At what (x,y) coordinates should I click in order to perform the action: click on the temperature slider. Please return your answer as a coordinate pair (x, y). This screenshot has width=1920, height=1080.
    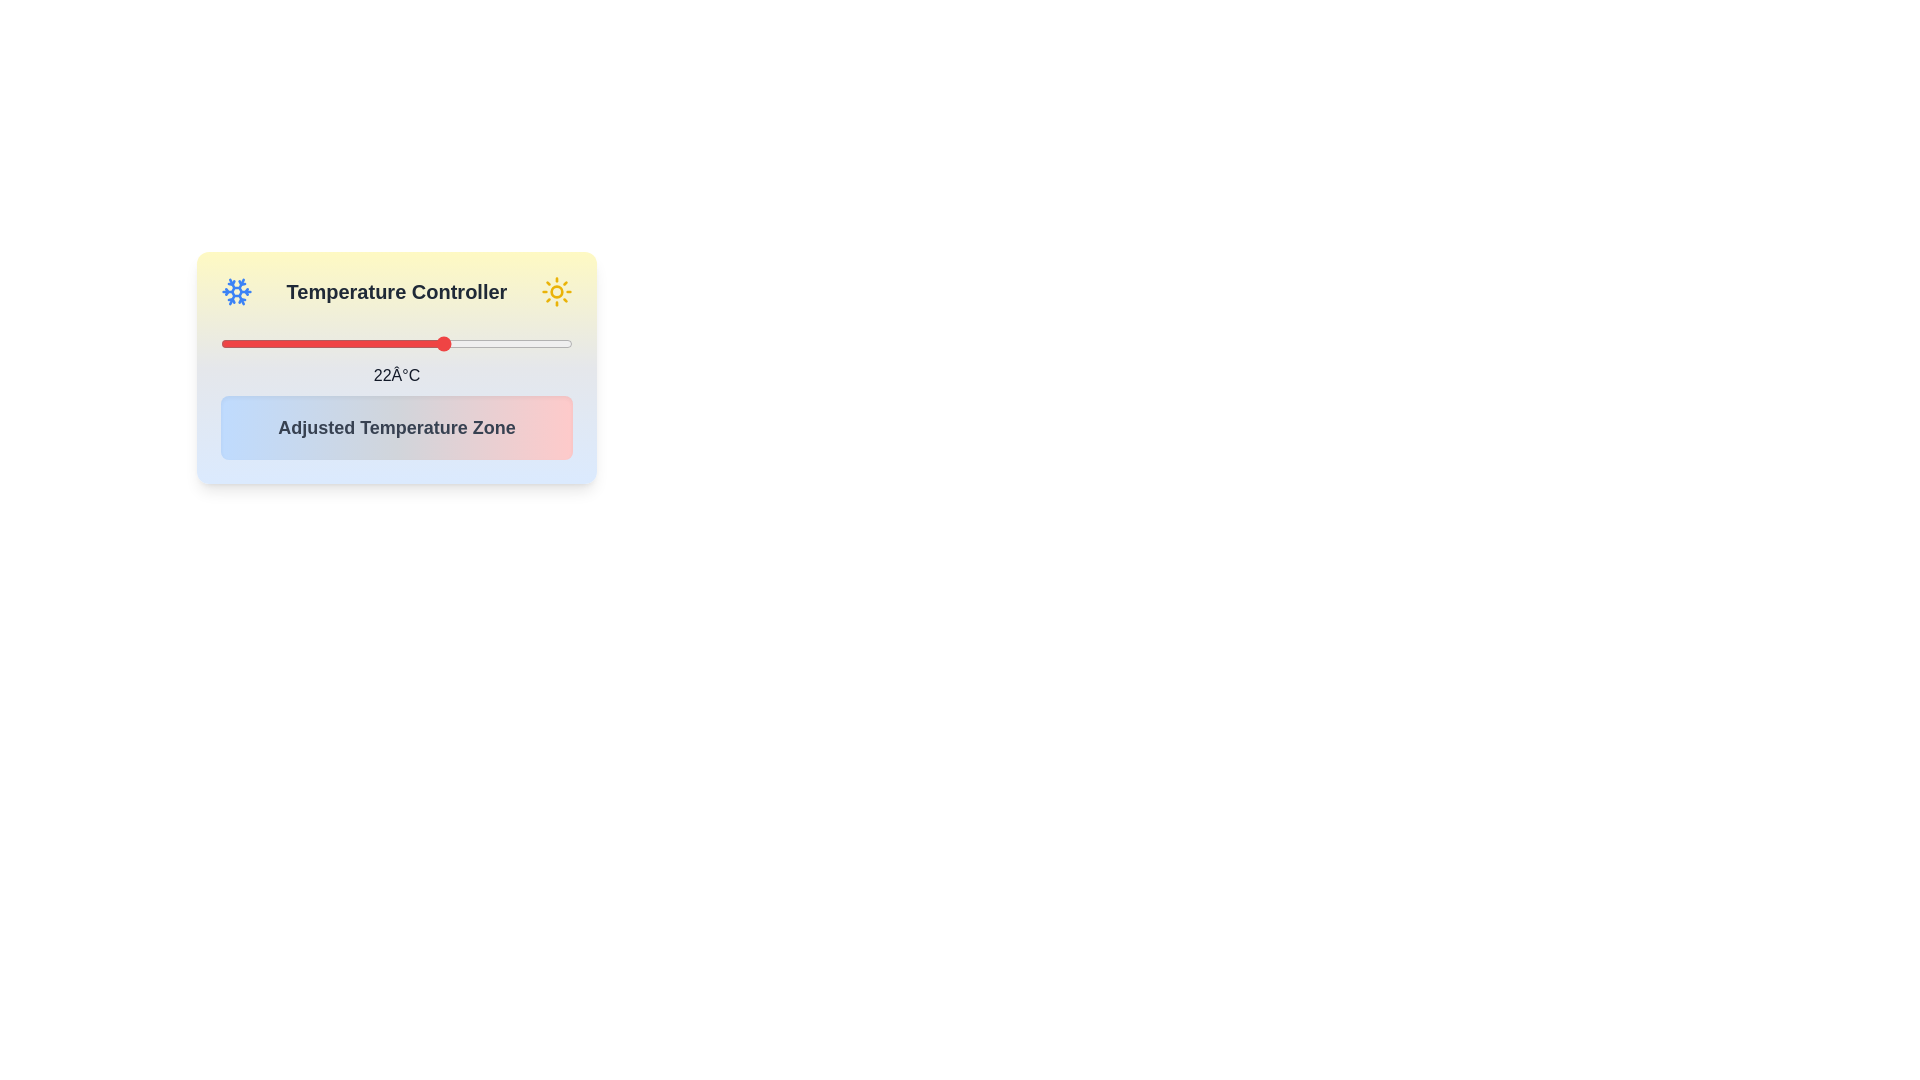
    Looking at the image, I should click on (228, 342).